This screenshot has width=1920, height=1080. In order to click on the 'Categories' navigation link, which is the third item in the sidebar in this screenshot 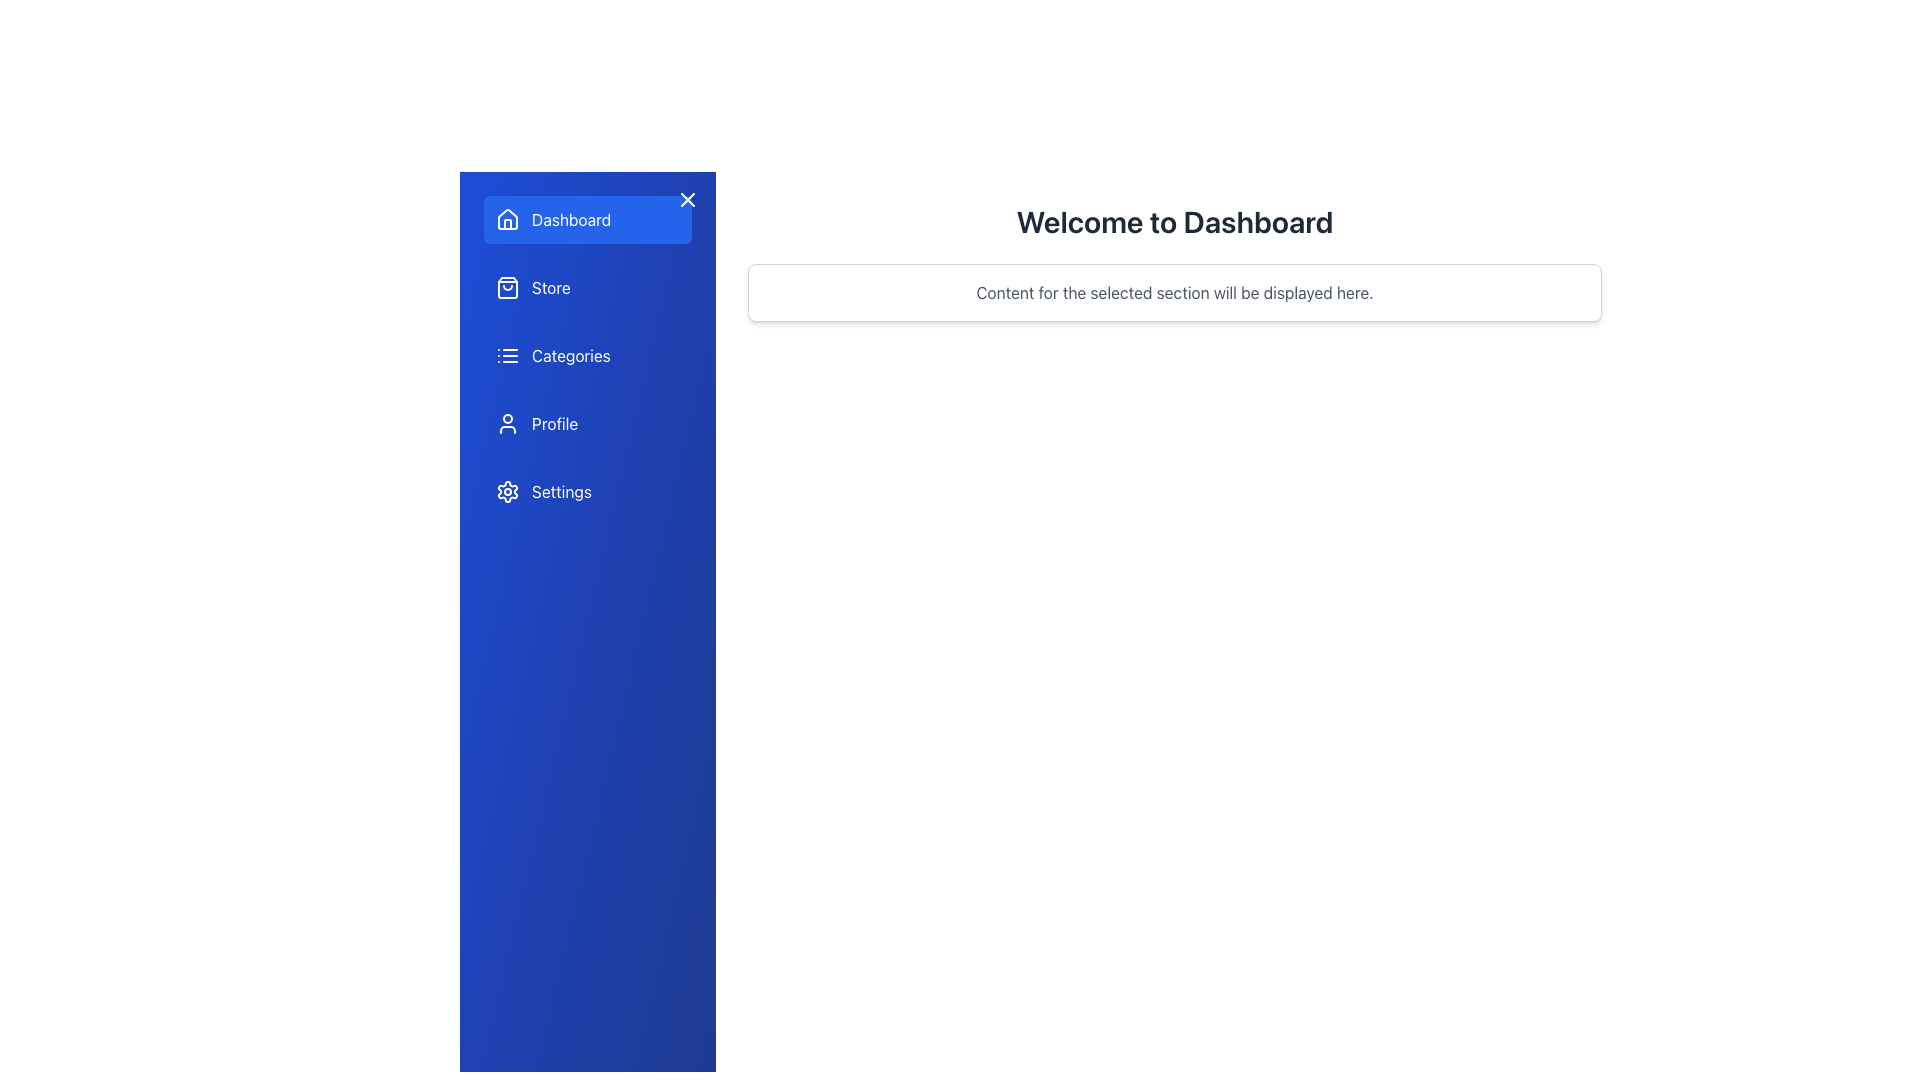, I will do `click(587, 354)`.